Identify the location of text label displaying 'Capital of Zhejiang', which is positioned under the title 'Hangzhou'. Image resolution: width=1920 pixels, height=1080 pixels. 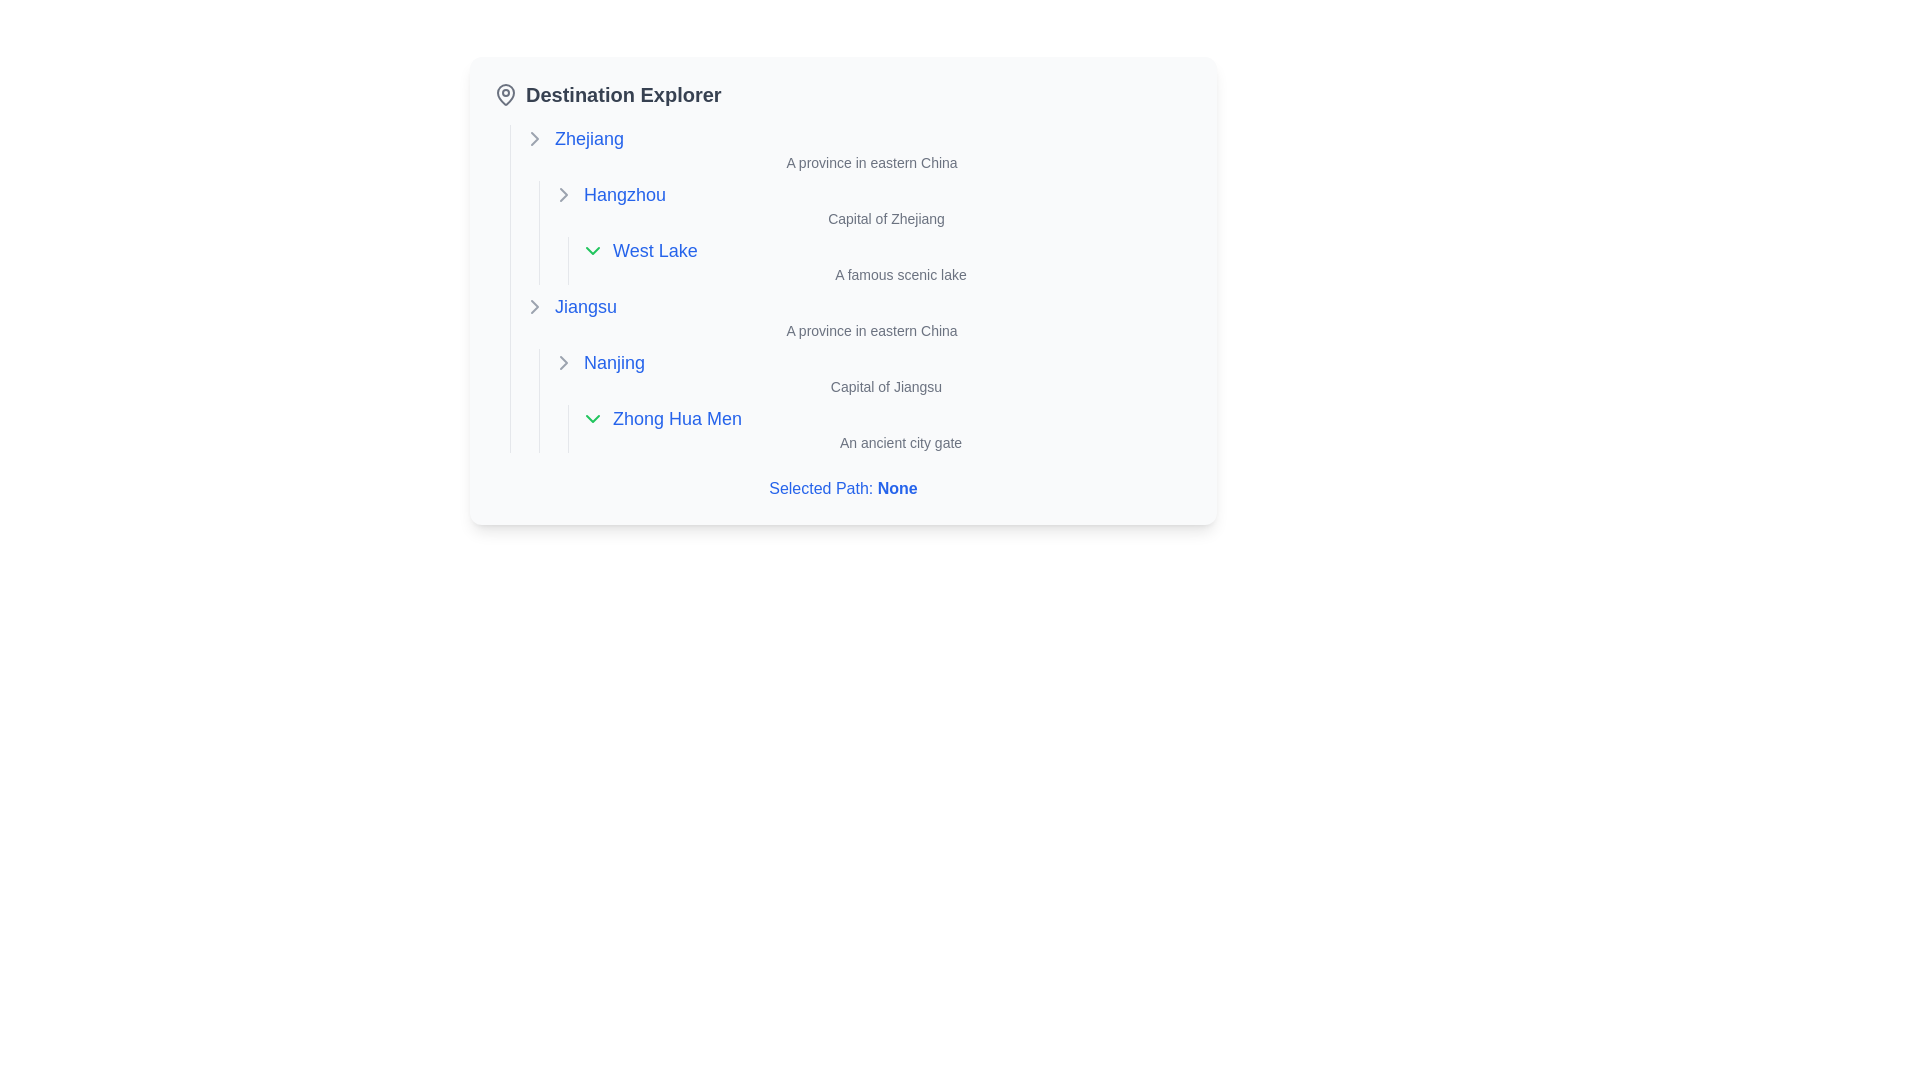
(872, 219).